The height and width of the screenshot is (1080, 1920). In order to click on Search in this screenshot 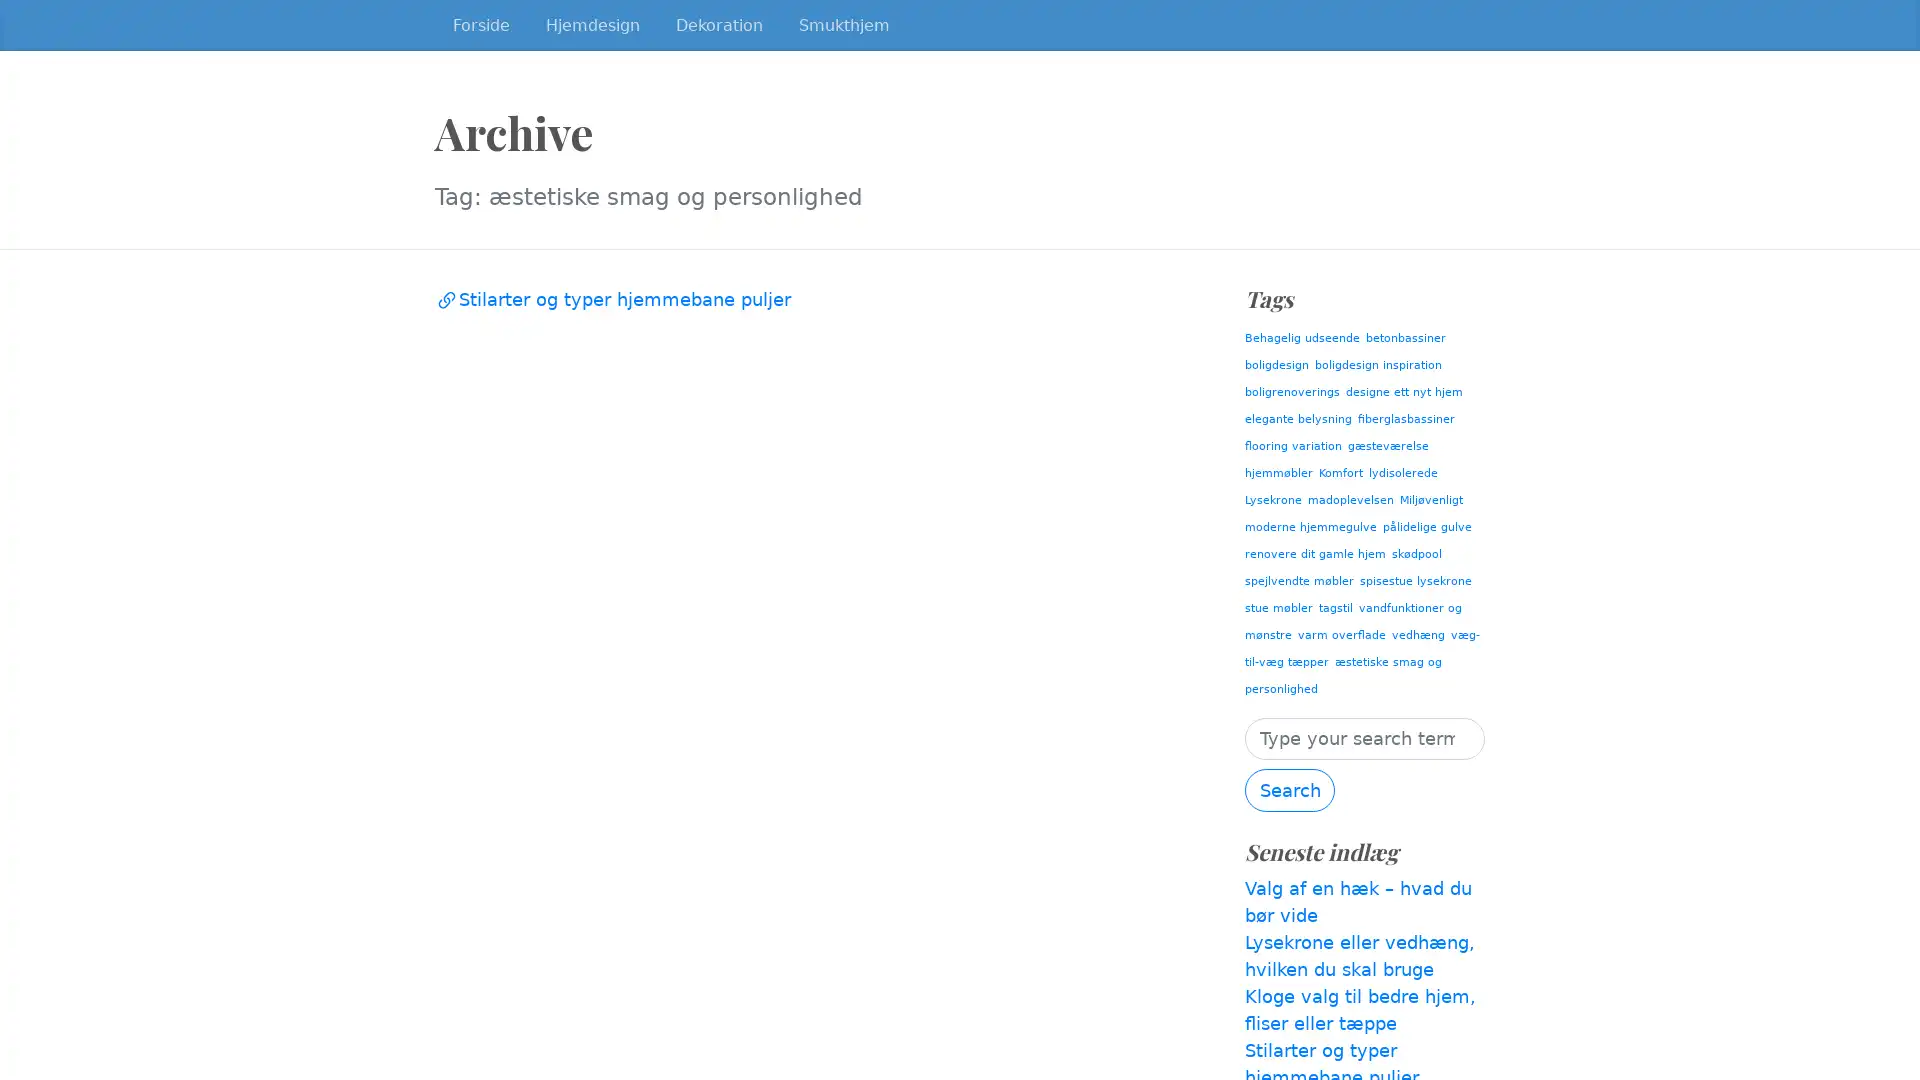, I will do `click(1290, 789)`.